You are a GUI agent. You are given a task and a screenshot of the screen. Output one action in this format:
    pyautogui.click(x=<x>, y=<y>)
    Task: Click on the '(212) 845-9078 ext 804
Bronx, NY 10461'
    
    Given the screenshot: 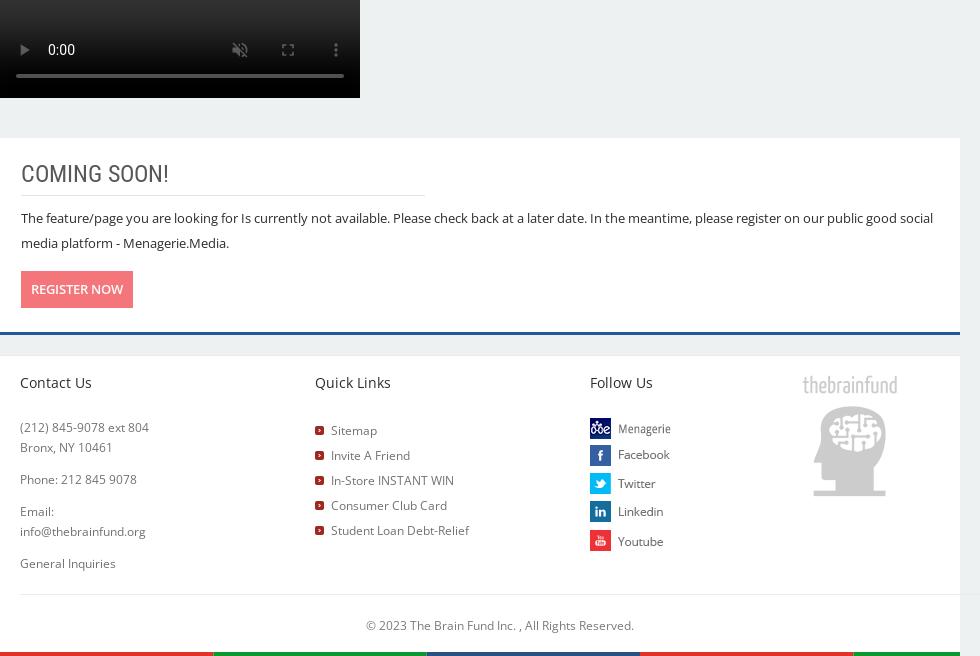 What is the action you would take?
    pyautogui.click(x=84, y=437)
    